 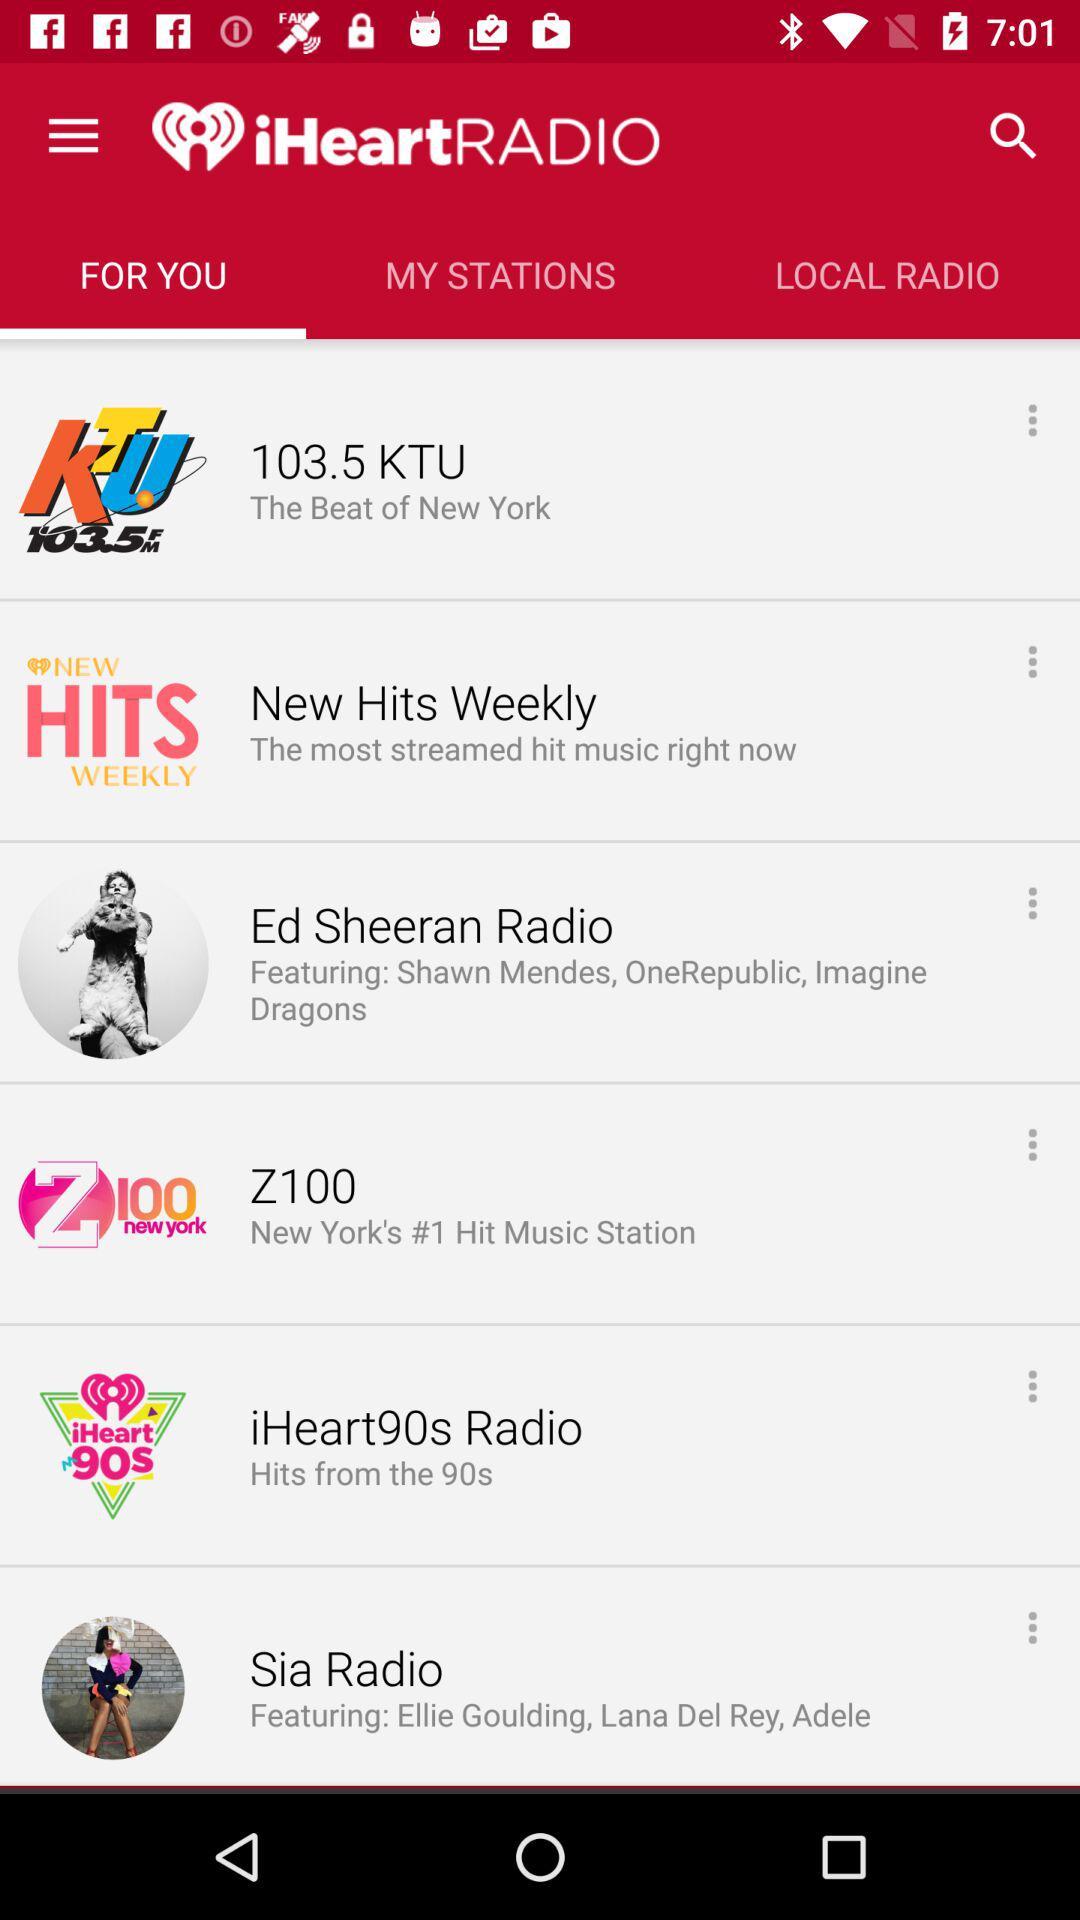 What do you see at coordinates (422, 703) in the screenshot?
I see `item above the the most streamed icon` at bounding box center [422, 703].